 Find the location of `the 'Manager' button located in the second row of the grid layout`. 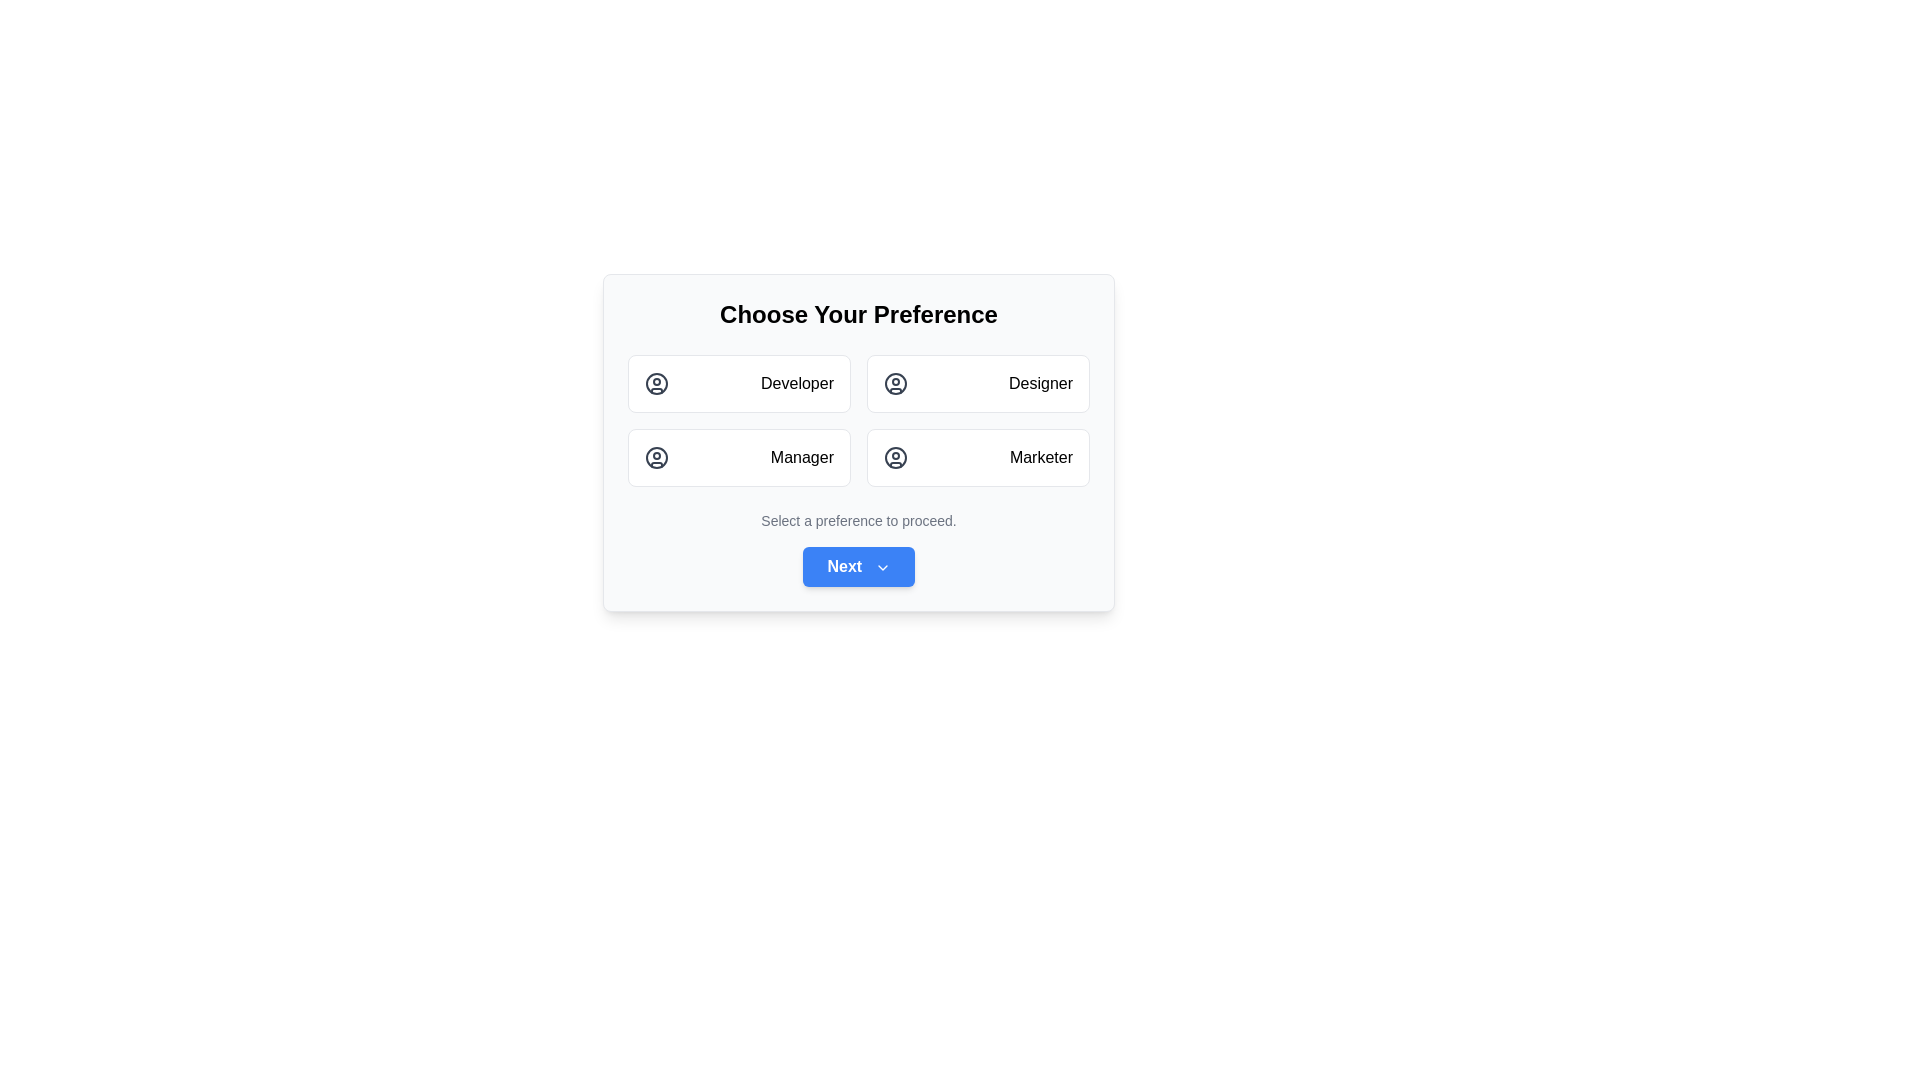

the 'Manager' button located in the second row of the grid layout is located at coordinates (738, 458).